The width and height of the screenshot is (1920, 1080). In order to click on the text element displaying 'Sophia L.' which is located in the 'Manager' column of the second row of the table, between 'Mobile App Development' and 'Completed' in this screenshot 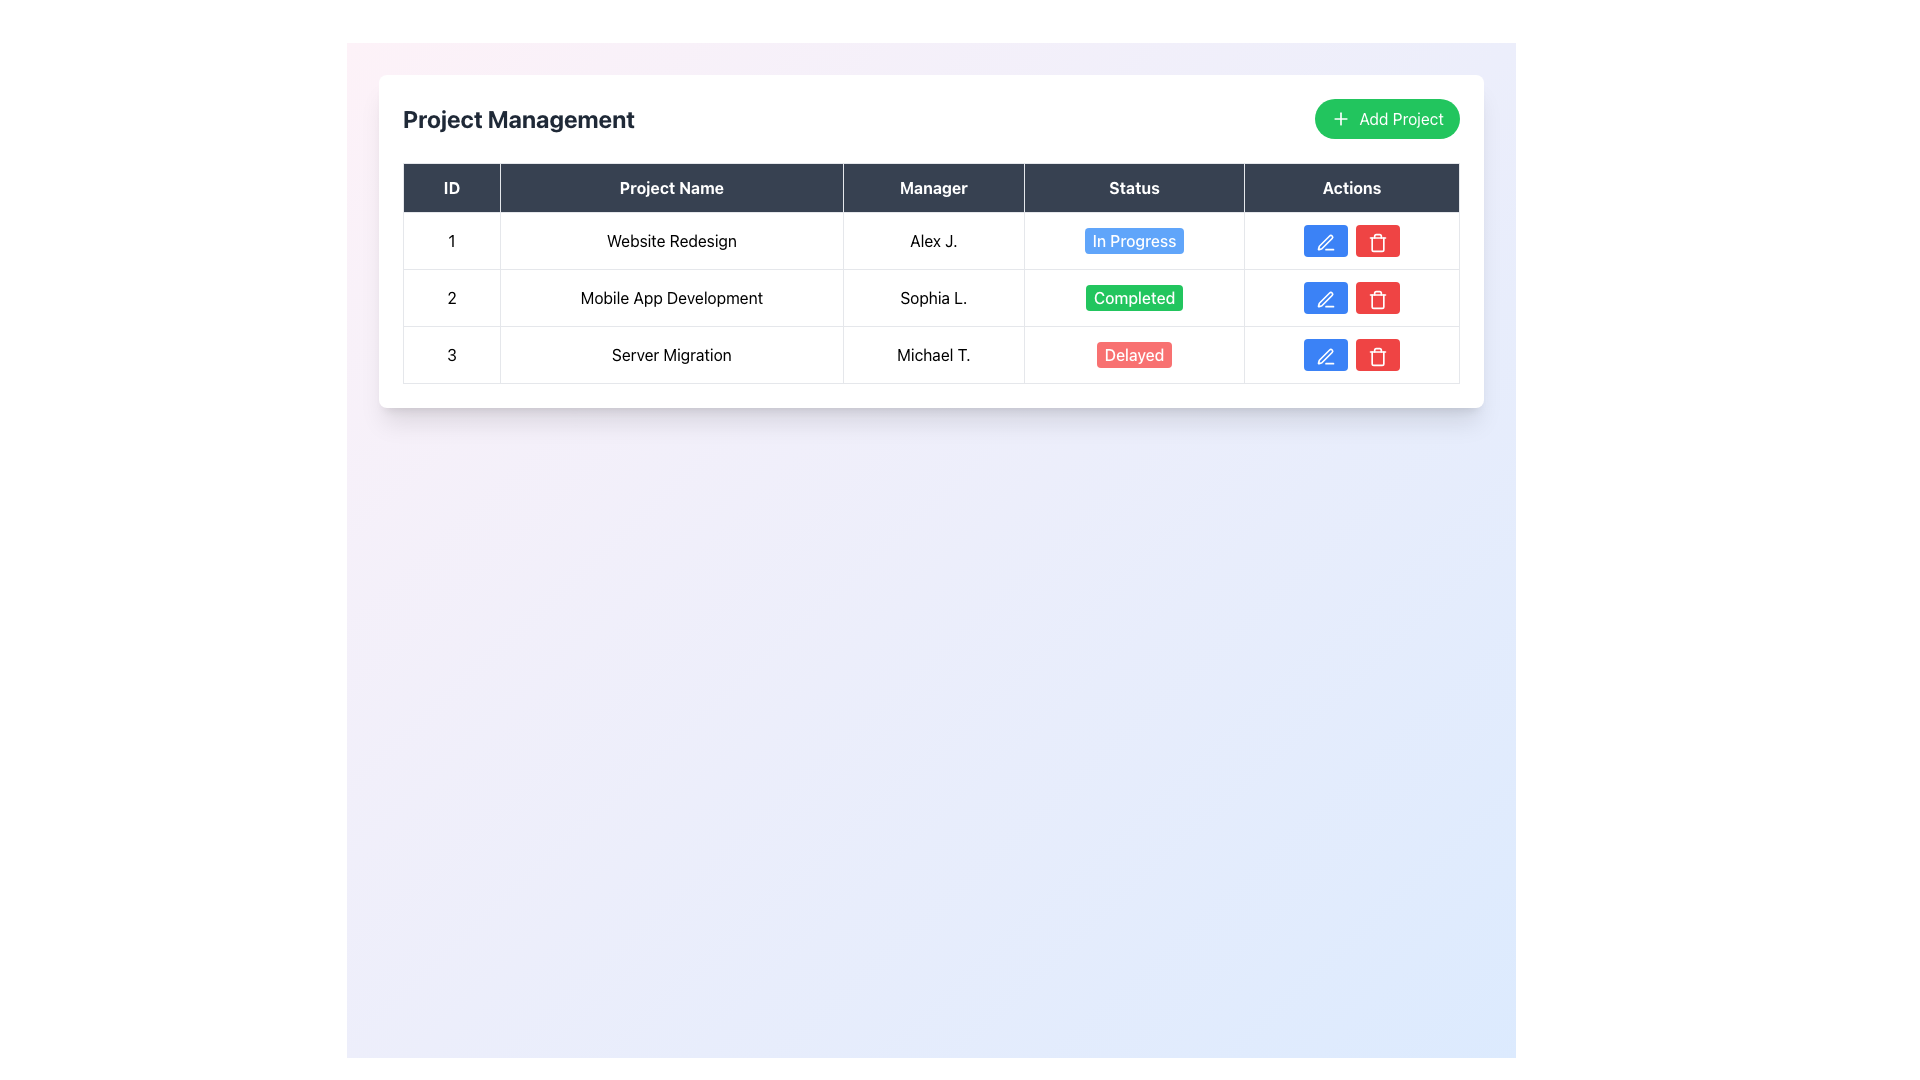, I will do `click(932, 297)`.